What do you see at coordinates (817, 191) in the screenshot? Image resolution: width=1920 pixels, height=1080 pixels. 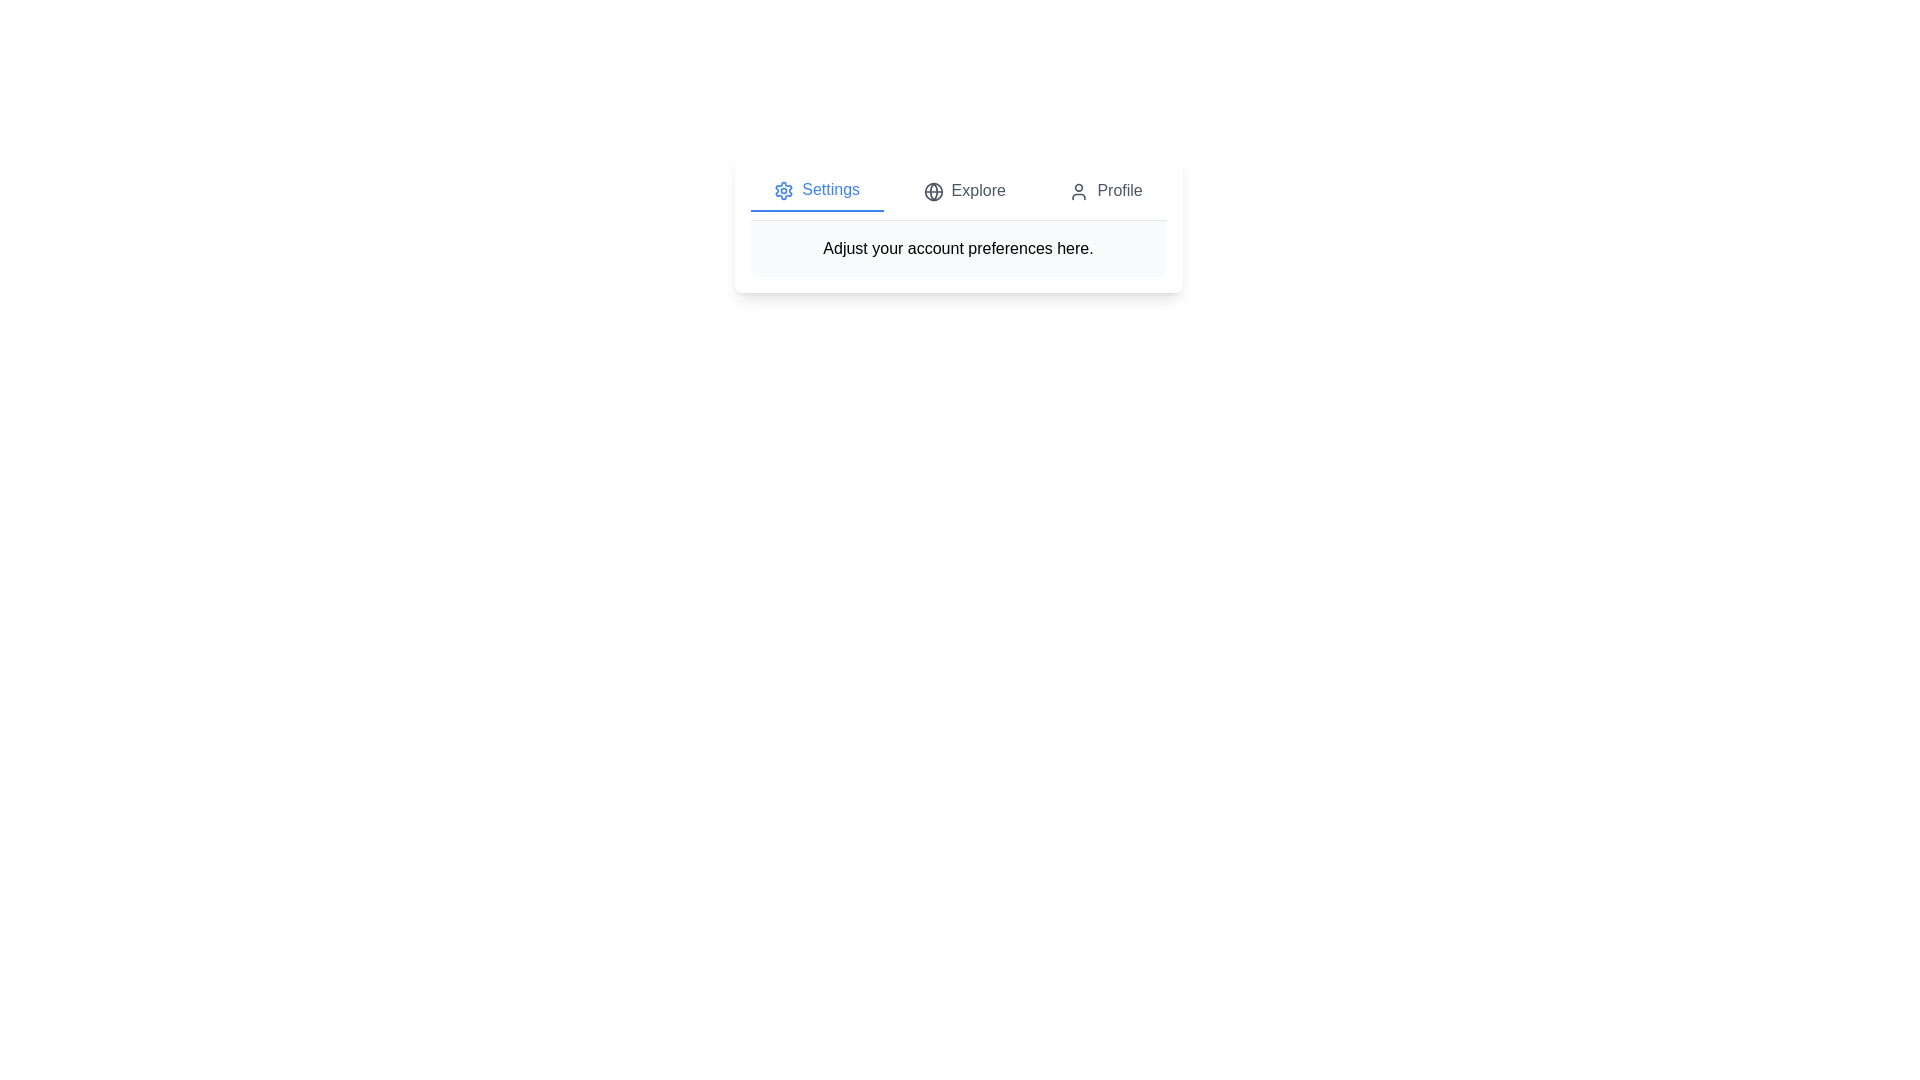 I see `the Settings tab by clicking the corresponding button` at bounding box center [817, 191].